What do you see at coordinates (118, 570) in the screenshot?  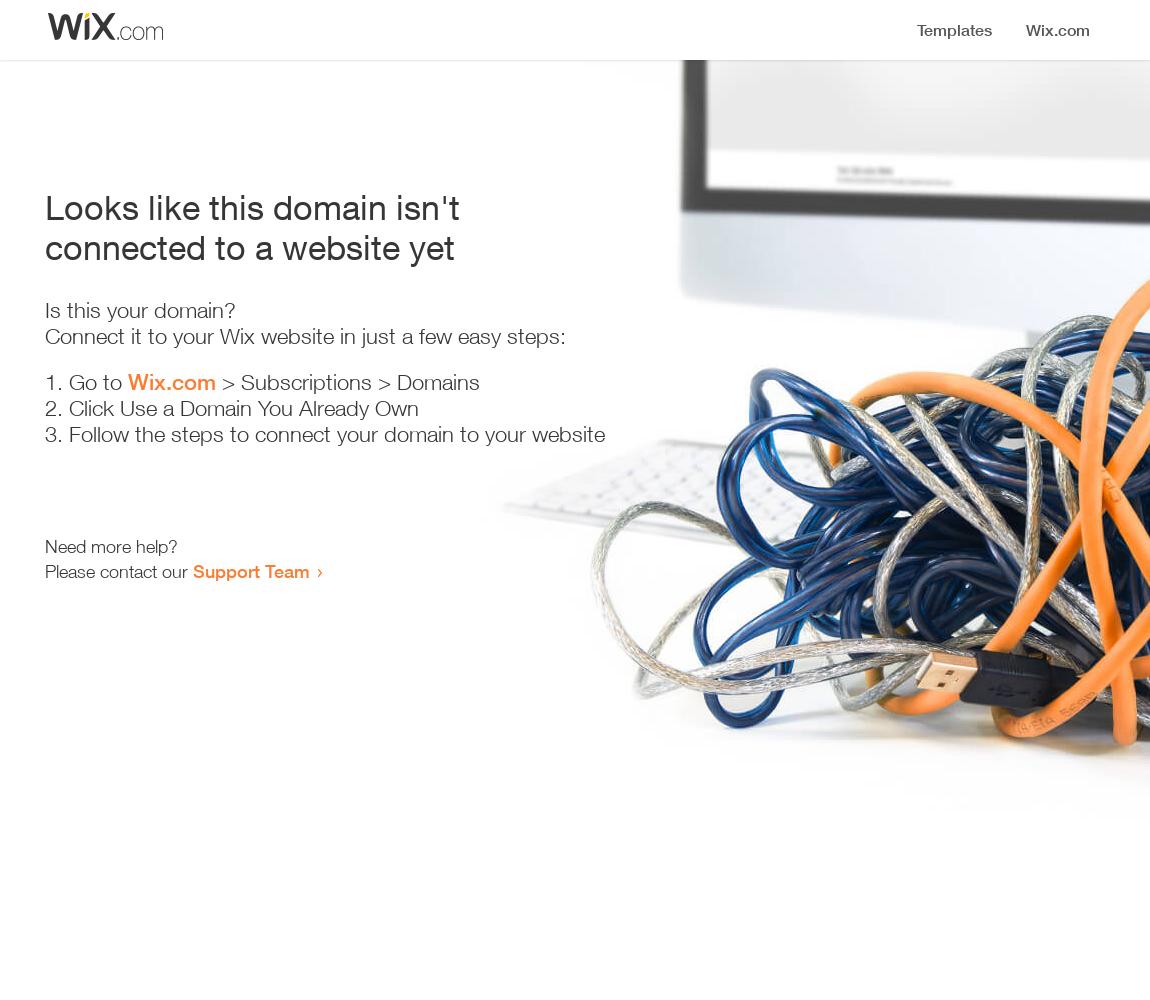 I see `'Please contact our'` at bounding box center [118, 570].